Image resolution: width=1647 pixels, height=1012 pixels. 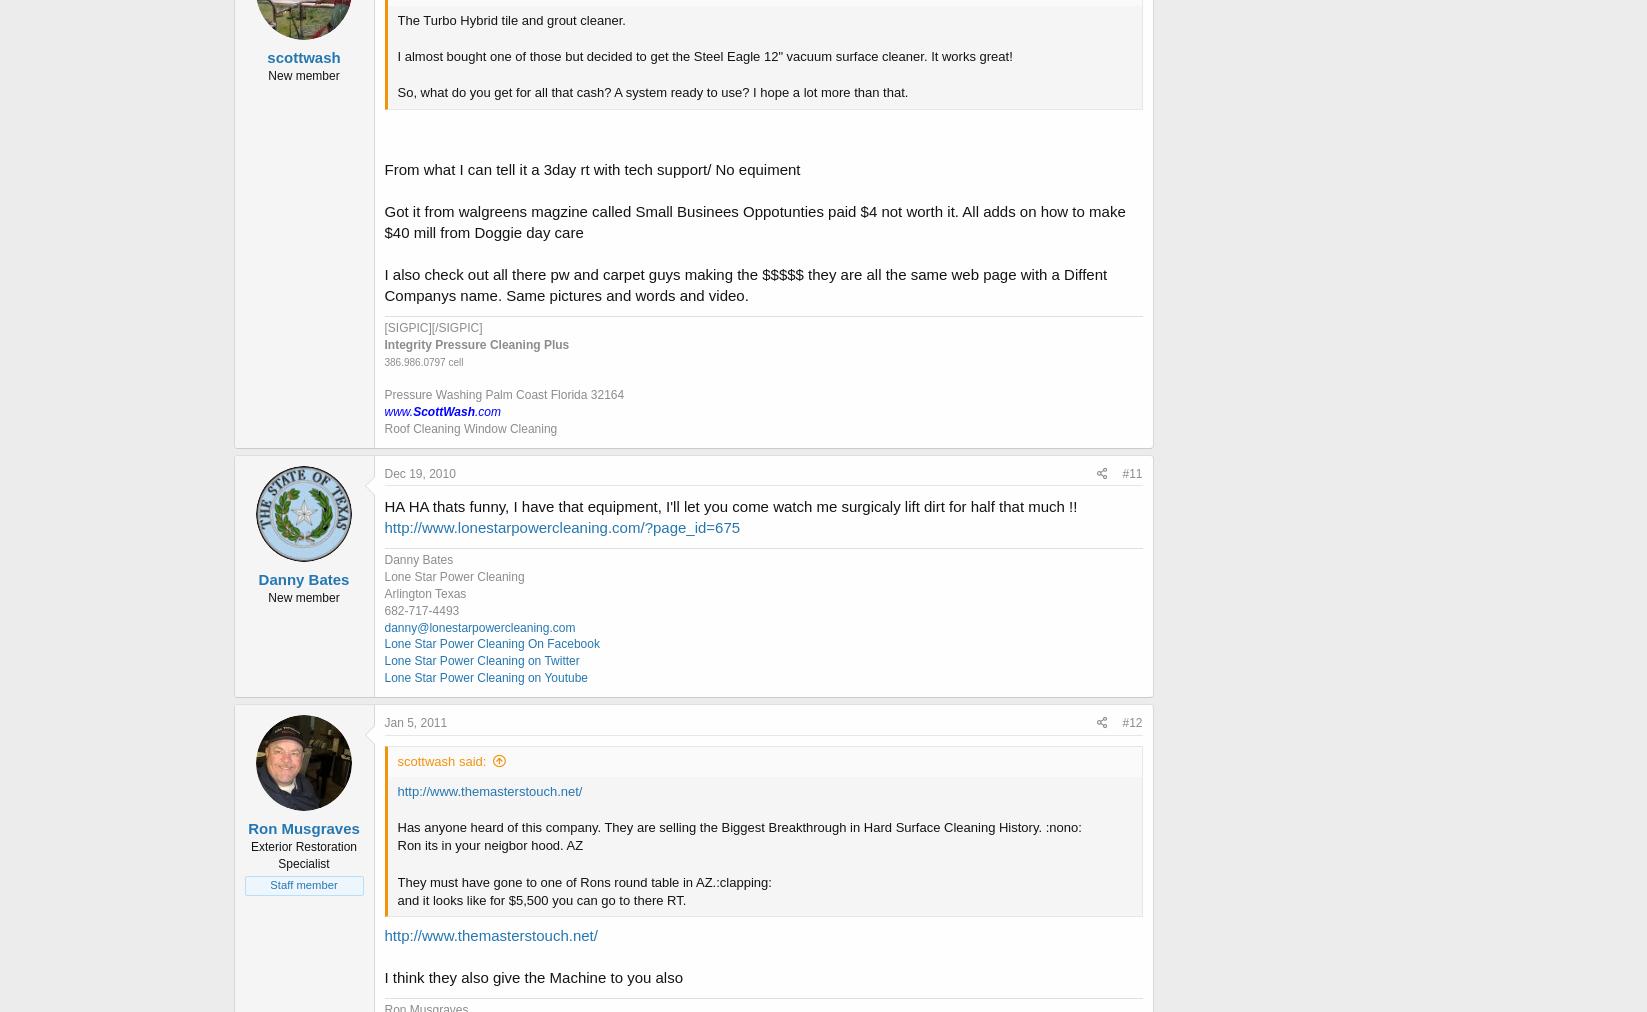 What do you see at coordinates (441, 759) in the screenshot?
I see `'scottwash said:'` at bounding box center [441, 759].